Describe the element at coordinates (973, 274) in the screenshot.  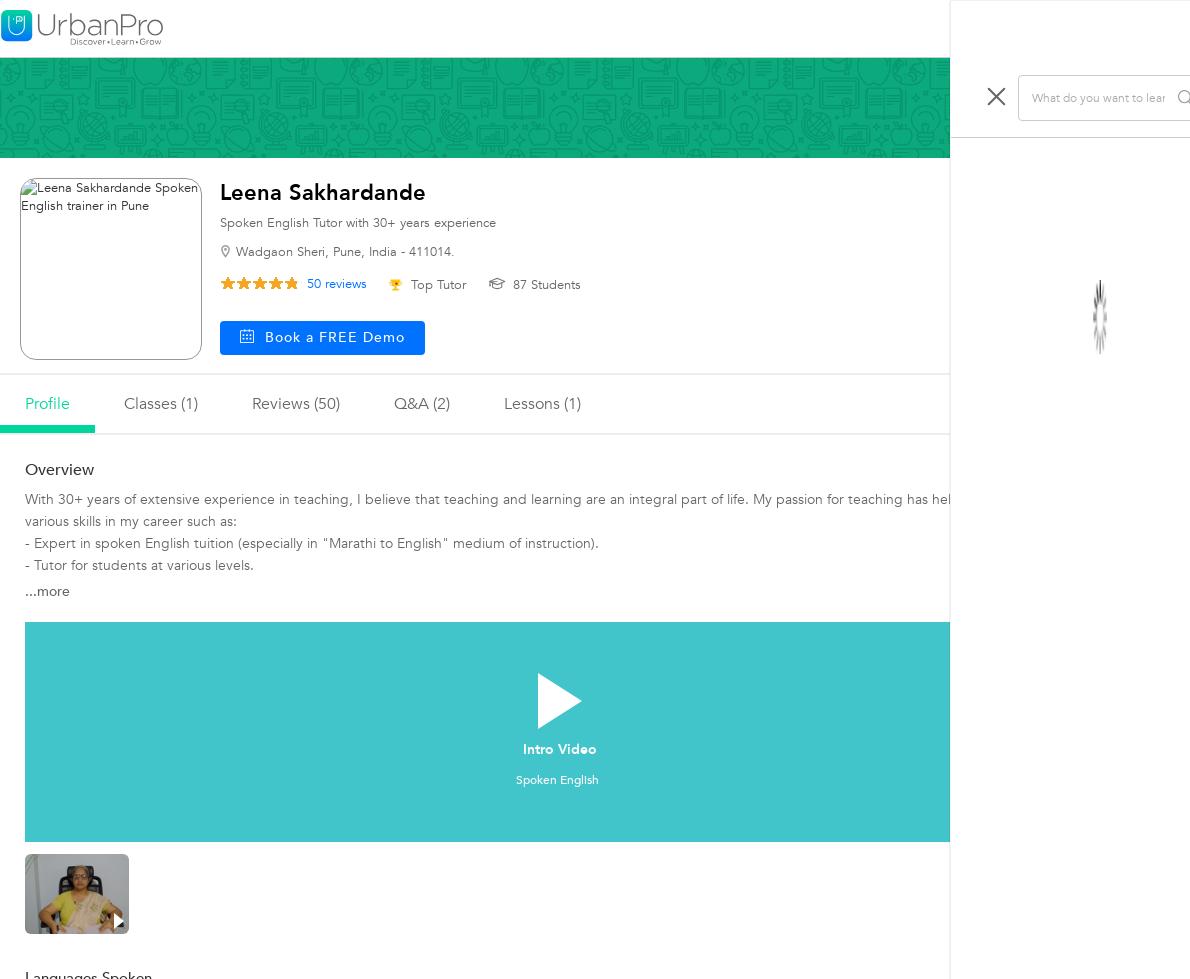
I see `'Paid Courses'` at that location.